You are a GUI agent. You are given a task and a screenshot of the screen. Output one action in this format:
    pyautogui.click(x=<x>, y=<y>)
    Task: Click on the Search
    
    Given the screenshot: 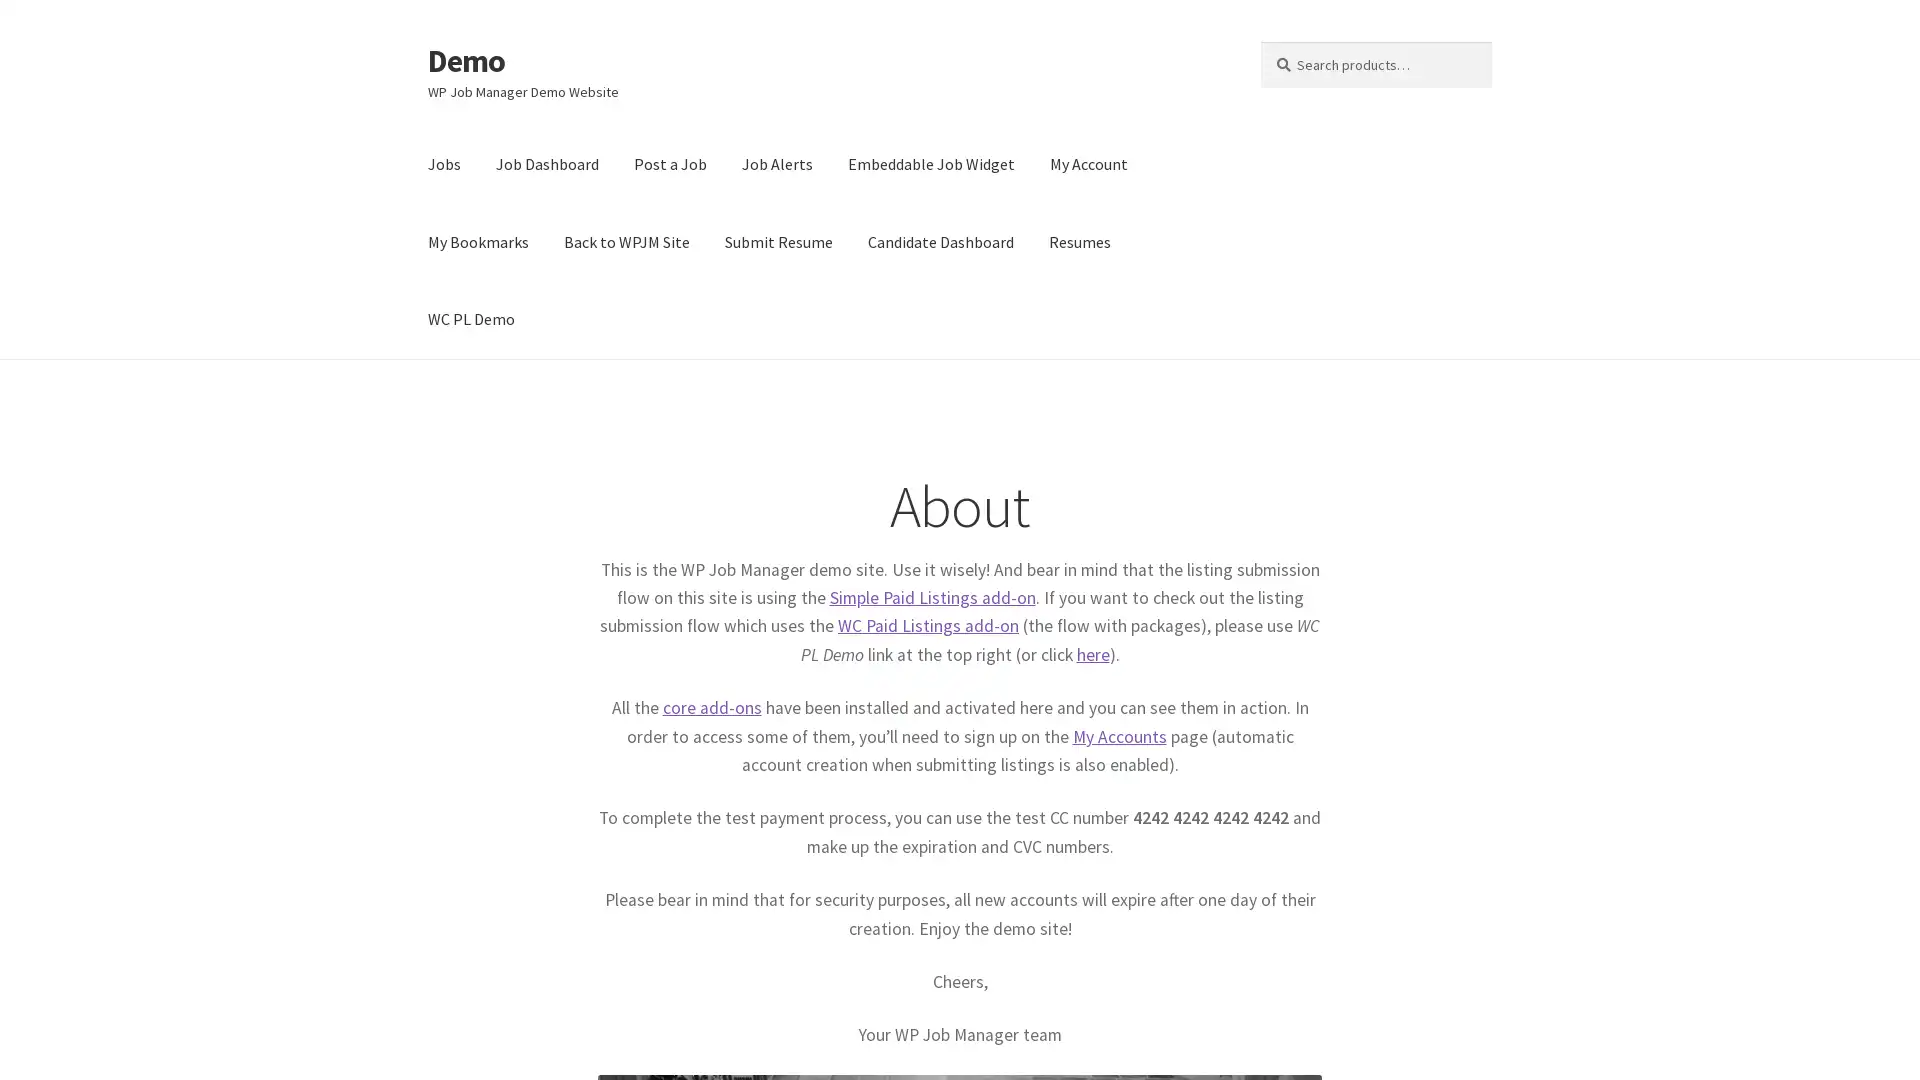 What is the action you would take?
    pyautogui.click(x=1258, y=40)
    